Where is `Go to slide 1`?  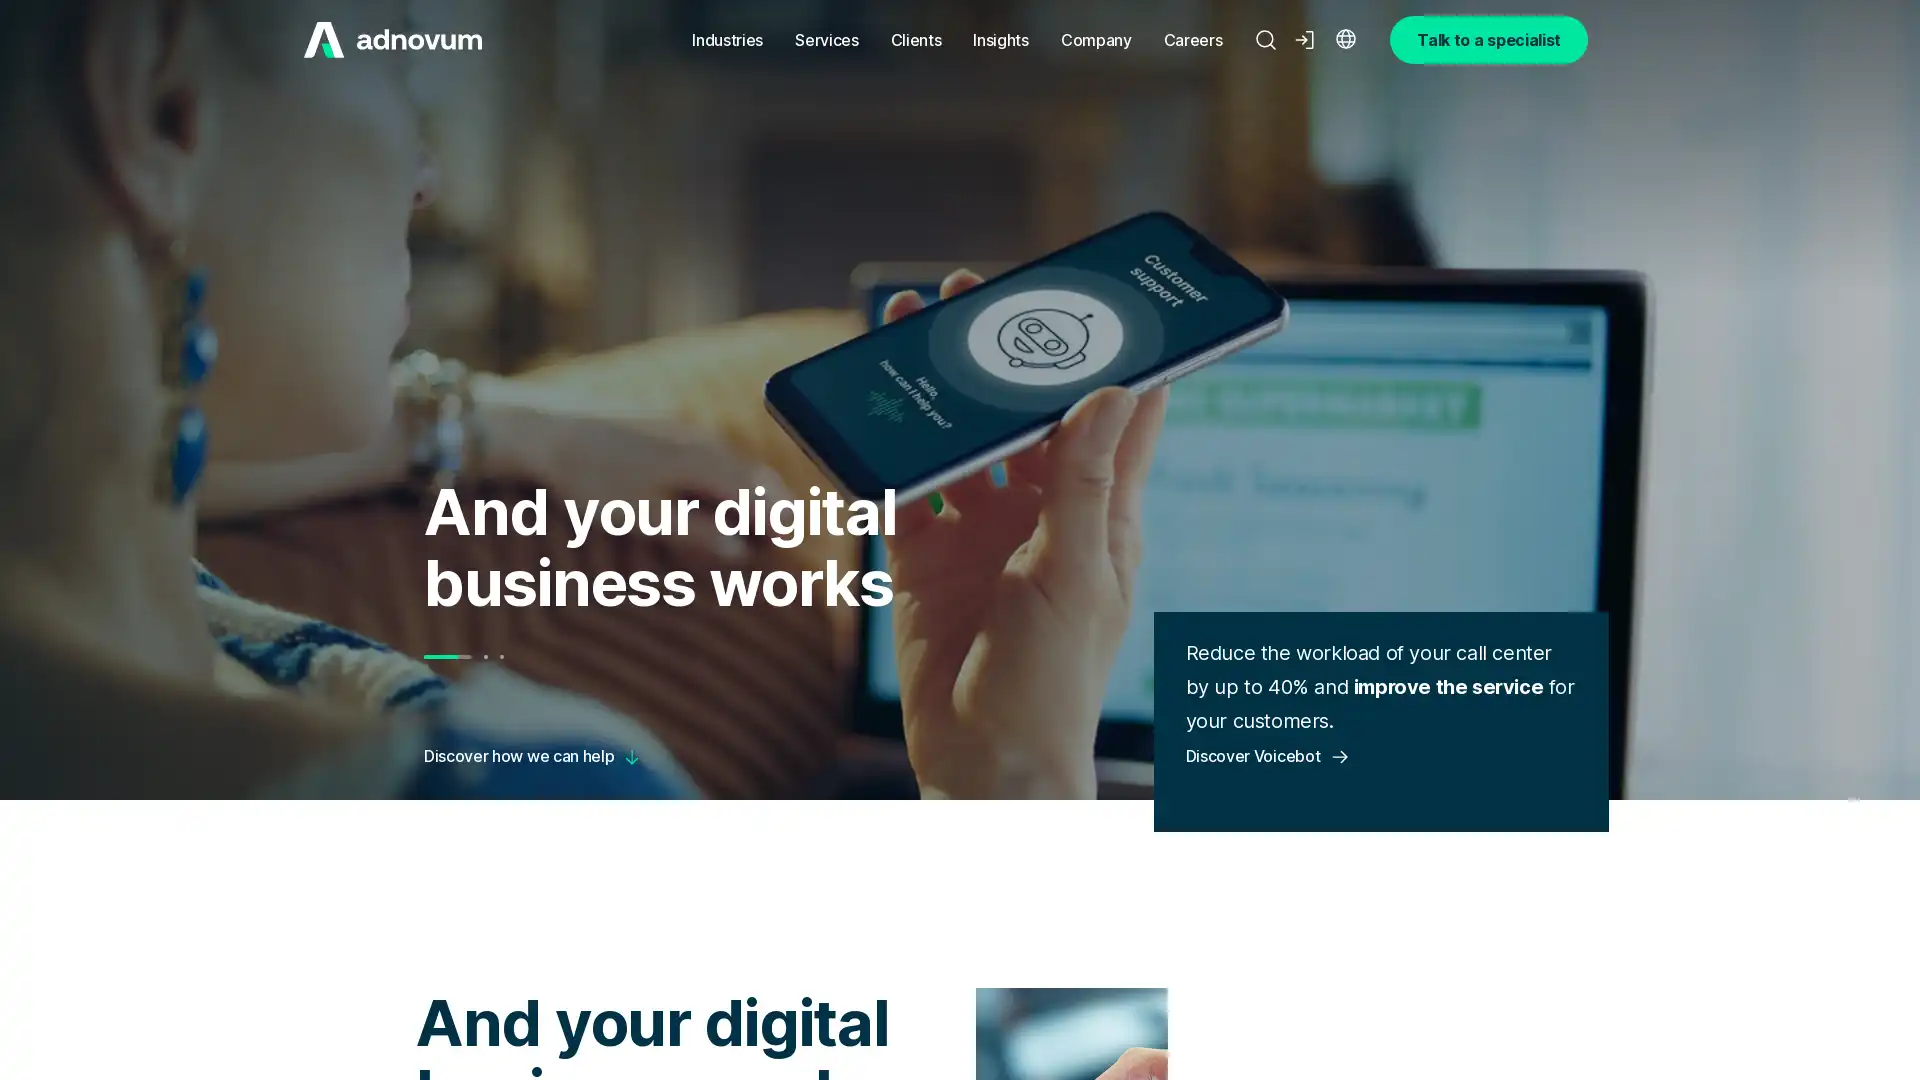
Go to slide 1 is located at coordinates (445, 656).